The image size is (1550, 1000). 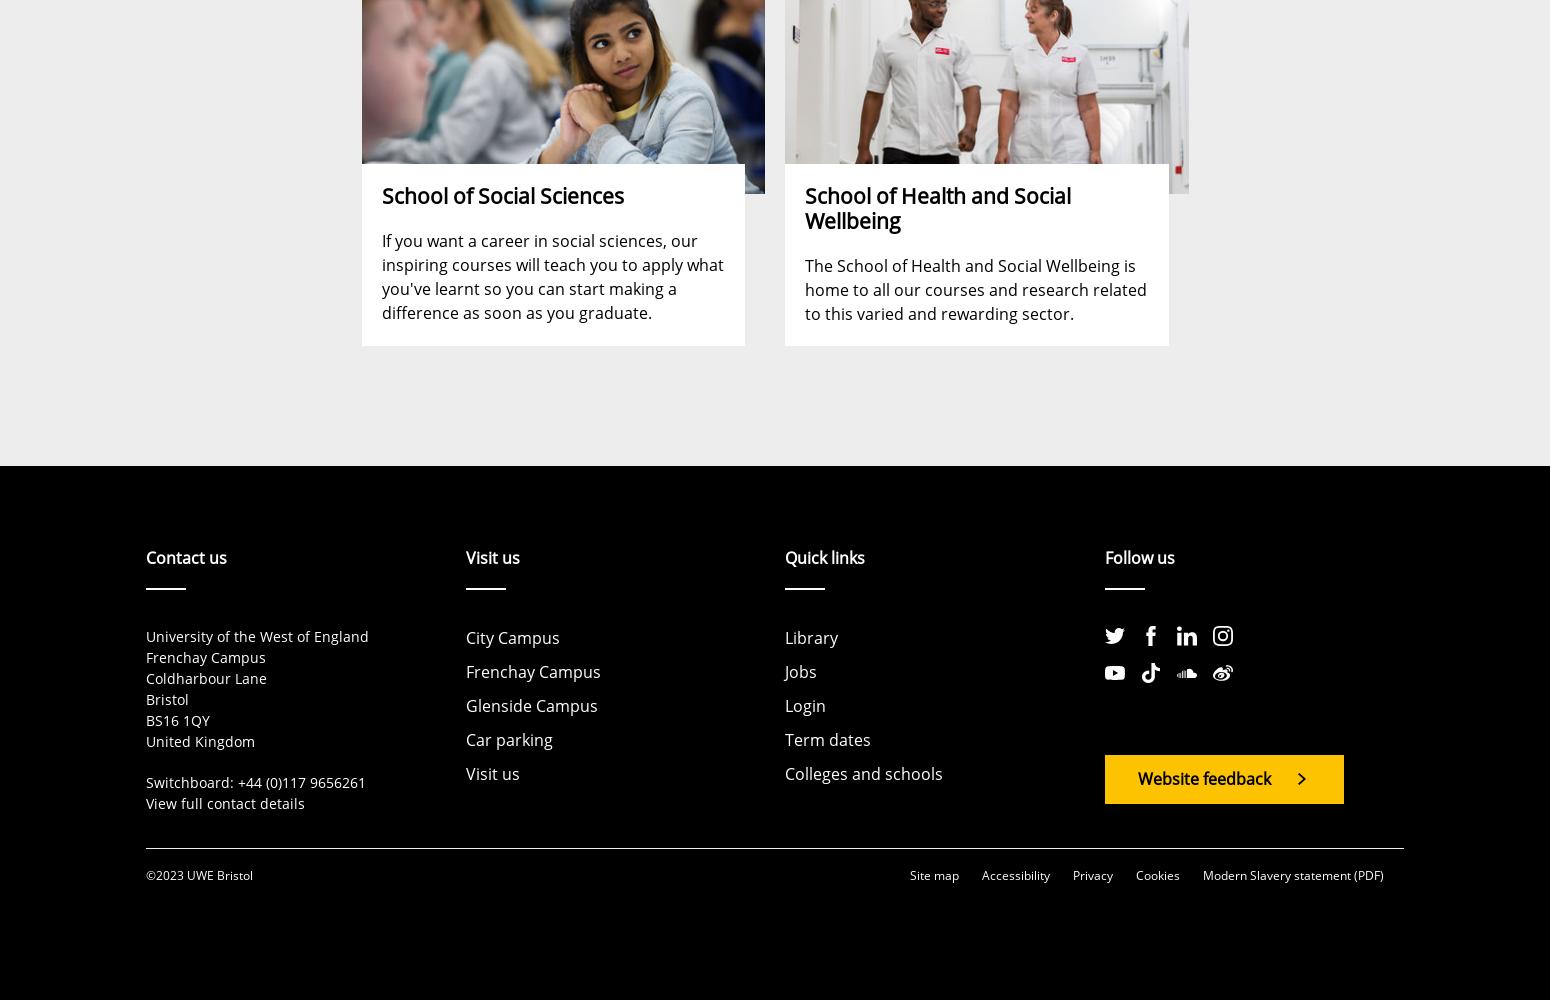 I want to click on 'Coldharbour Lane', so click(x=146, y=678).